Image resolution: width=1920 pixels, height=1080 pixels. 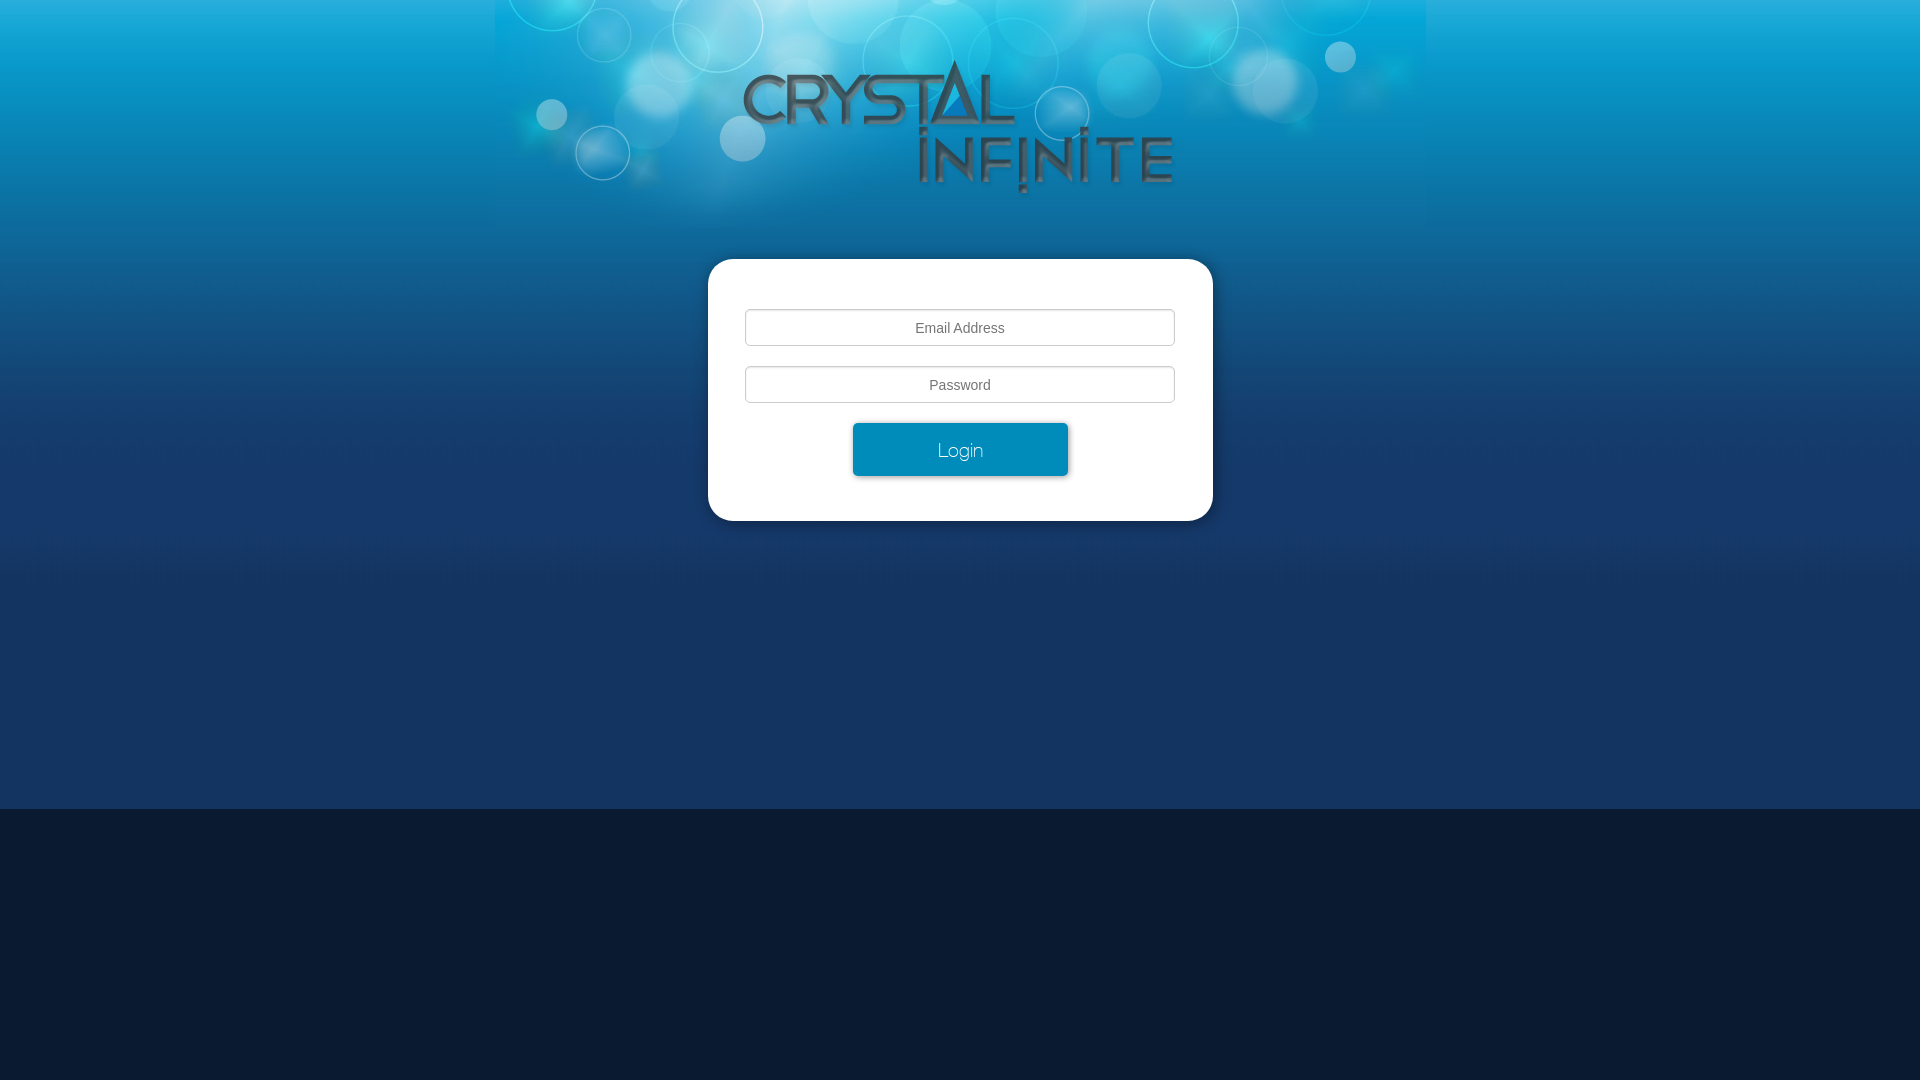 I want to click on 'Login', so click(x=958, y=448).